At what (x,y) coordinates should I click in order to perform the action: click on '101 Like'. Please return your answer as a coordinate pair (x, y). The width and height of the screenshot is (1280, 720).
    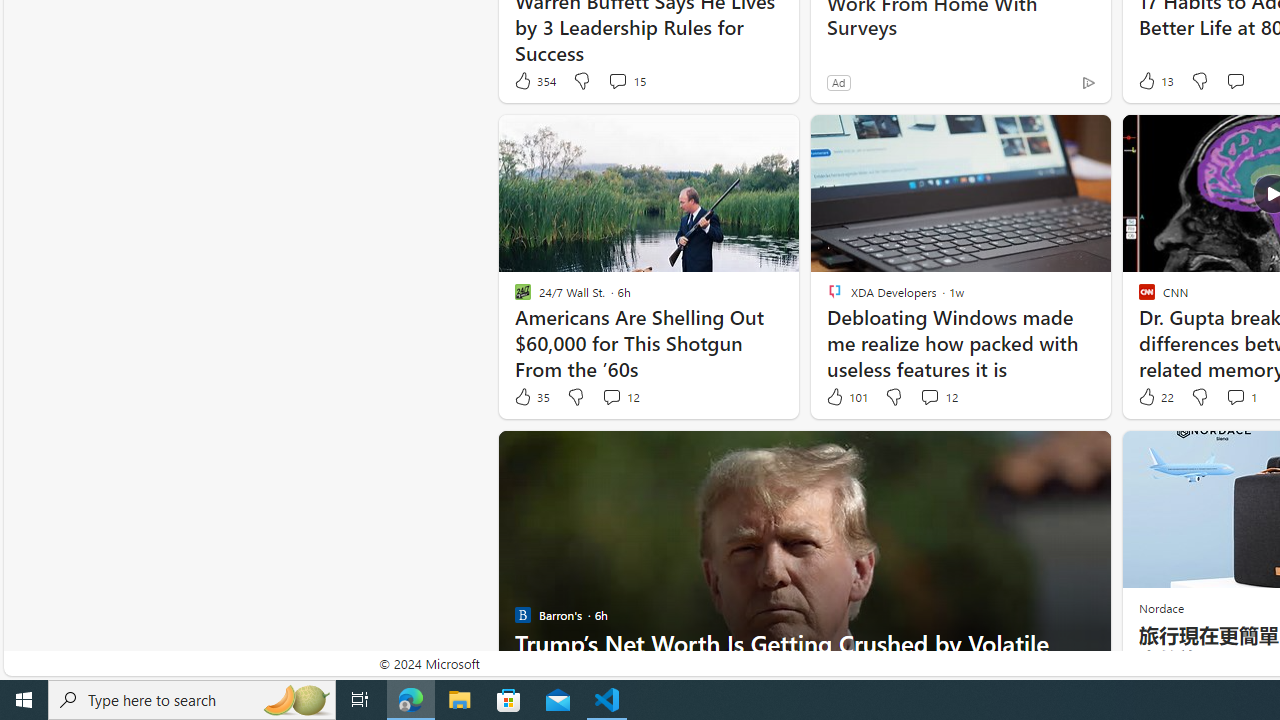
    Looking at the image, I should click on (846, 397).